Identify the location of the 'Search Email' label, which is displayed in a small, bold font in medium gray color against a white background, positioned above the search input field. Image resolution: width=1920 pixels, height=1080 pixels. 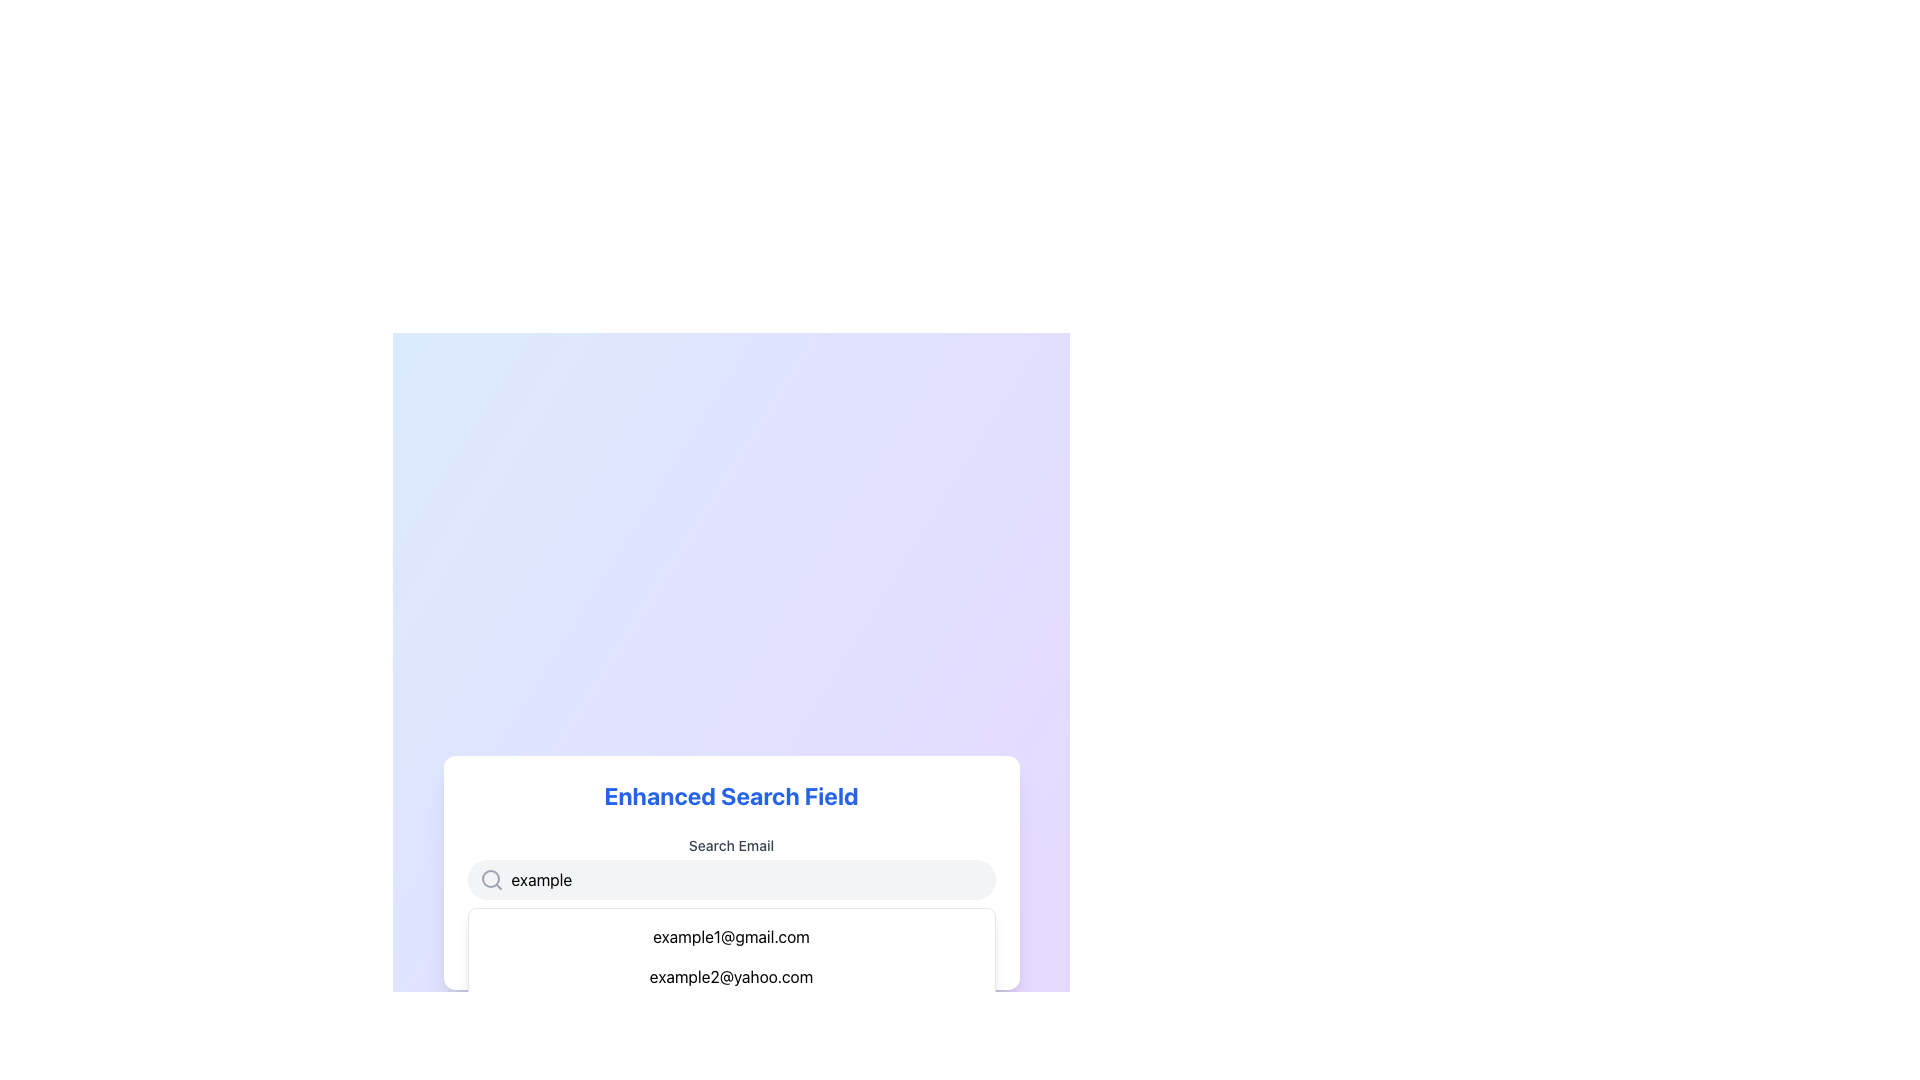
(730, 846).